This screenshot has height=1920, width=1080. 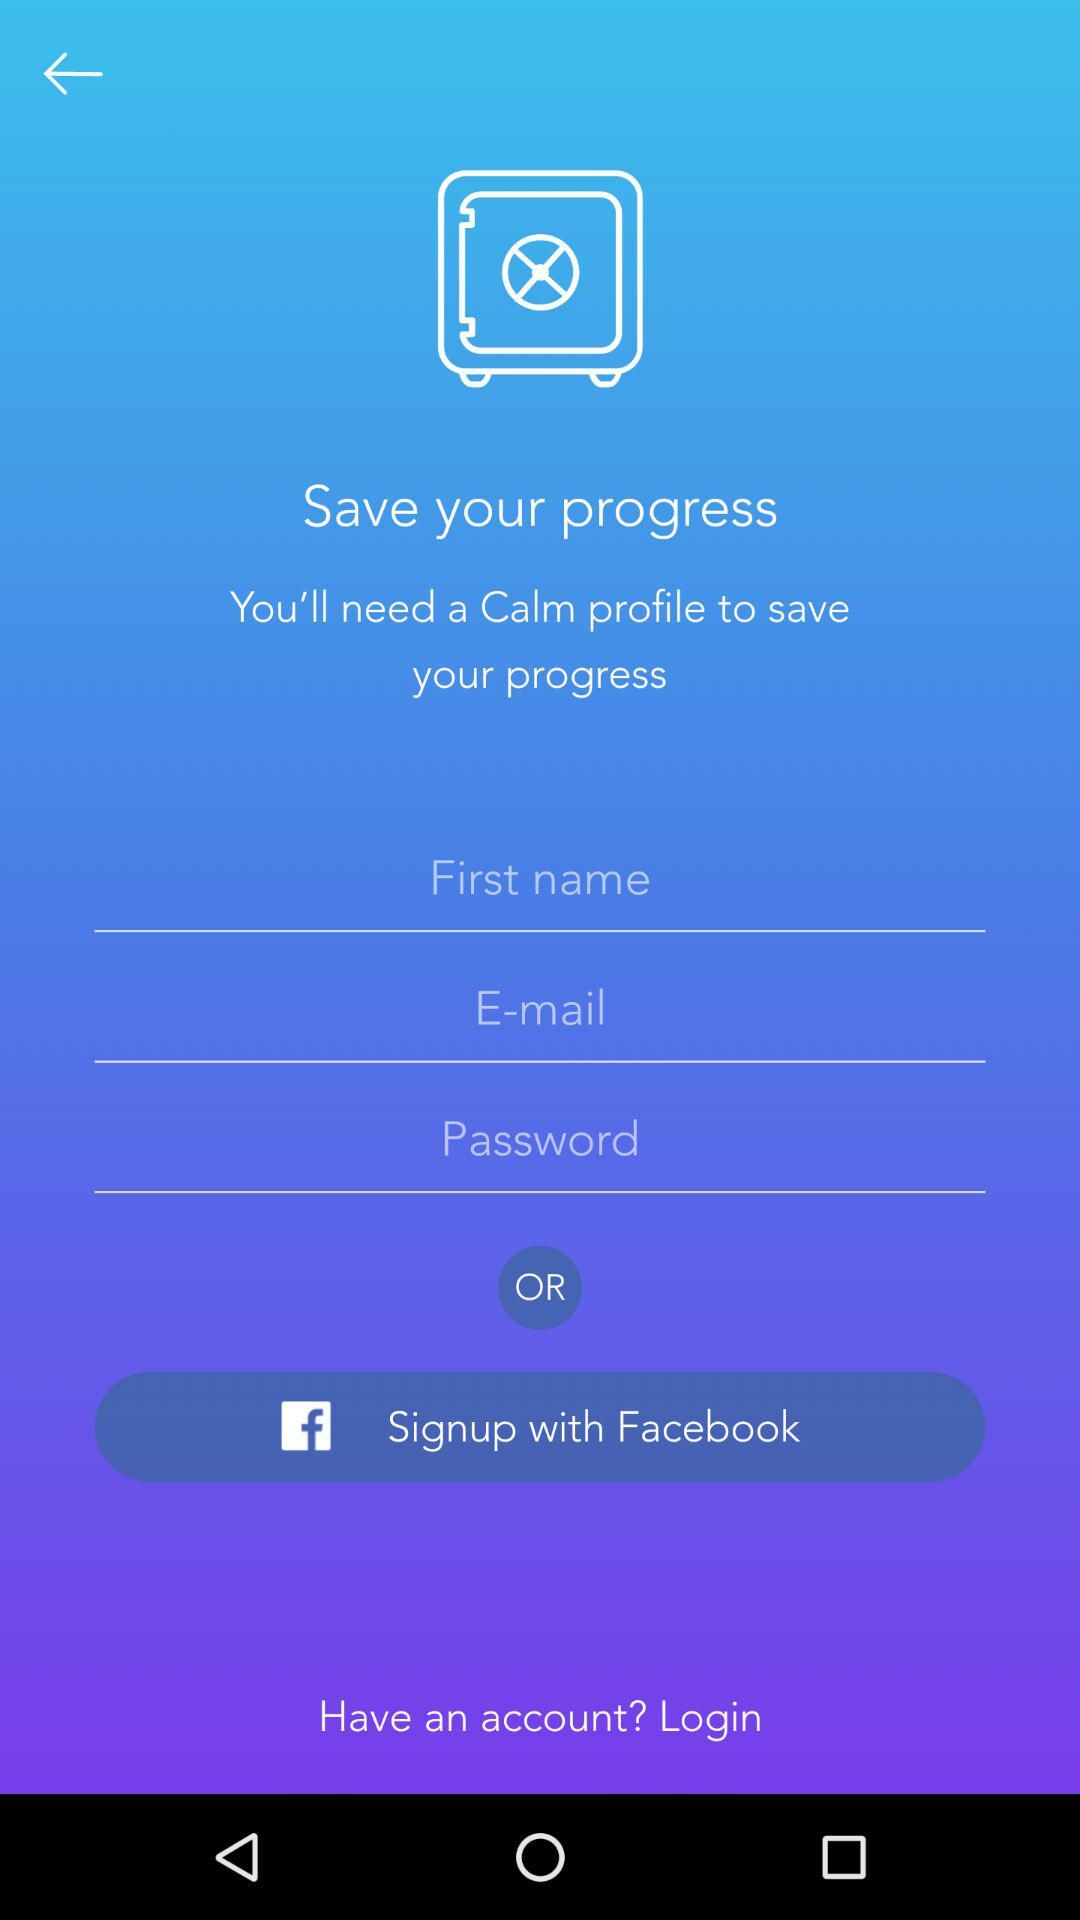 I want to click on name information, so click(x=540, y=877).